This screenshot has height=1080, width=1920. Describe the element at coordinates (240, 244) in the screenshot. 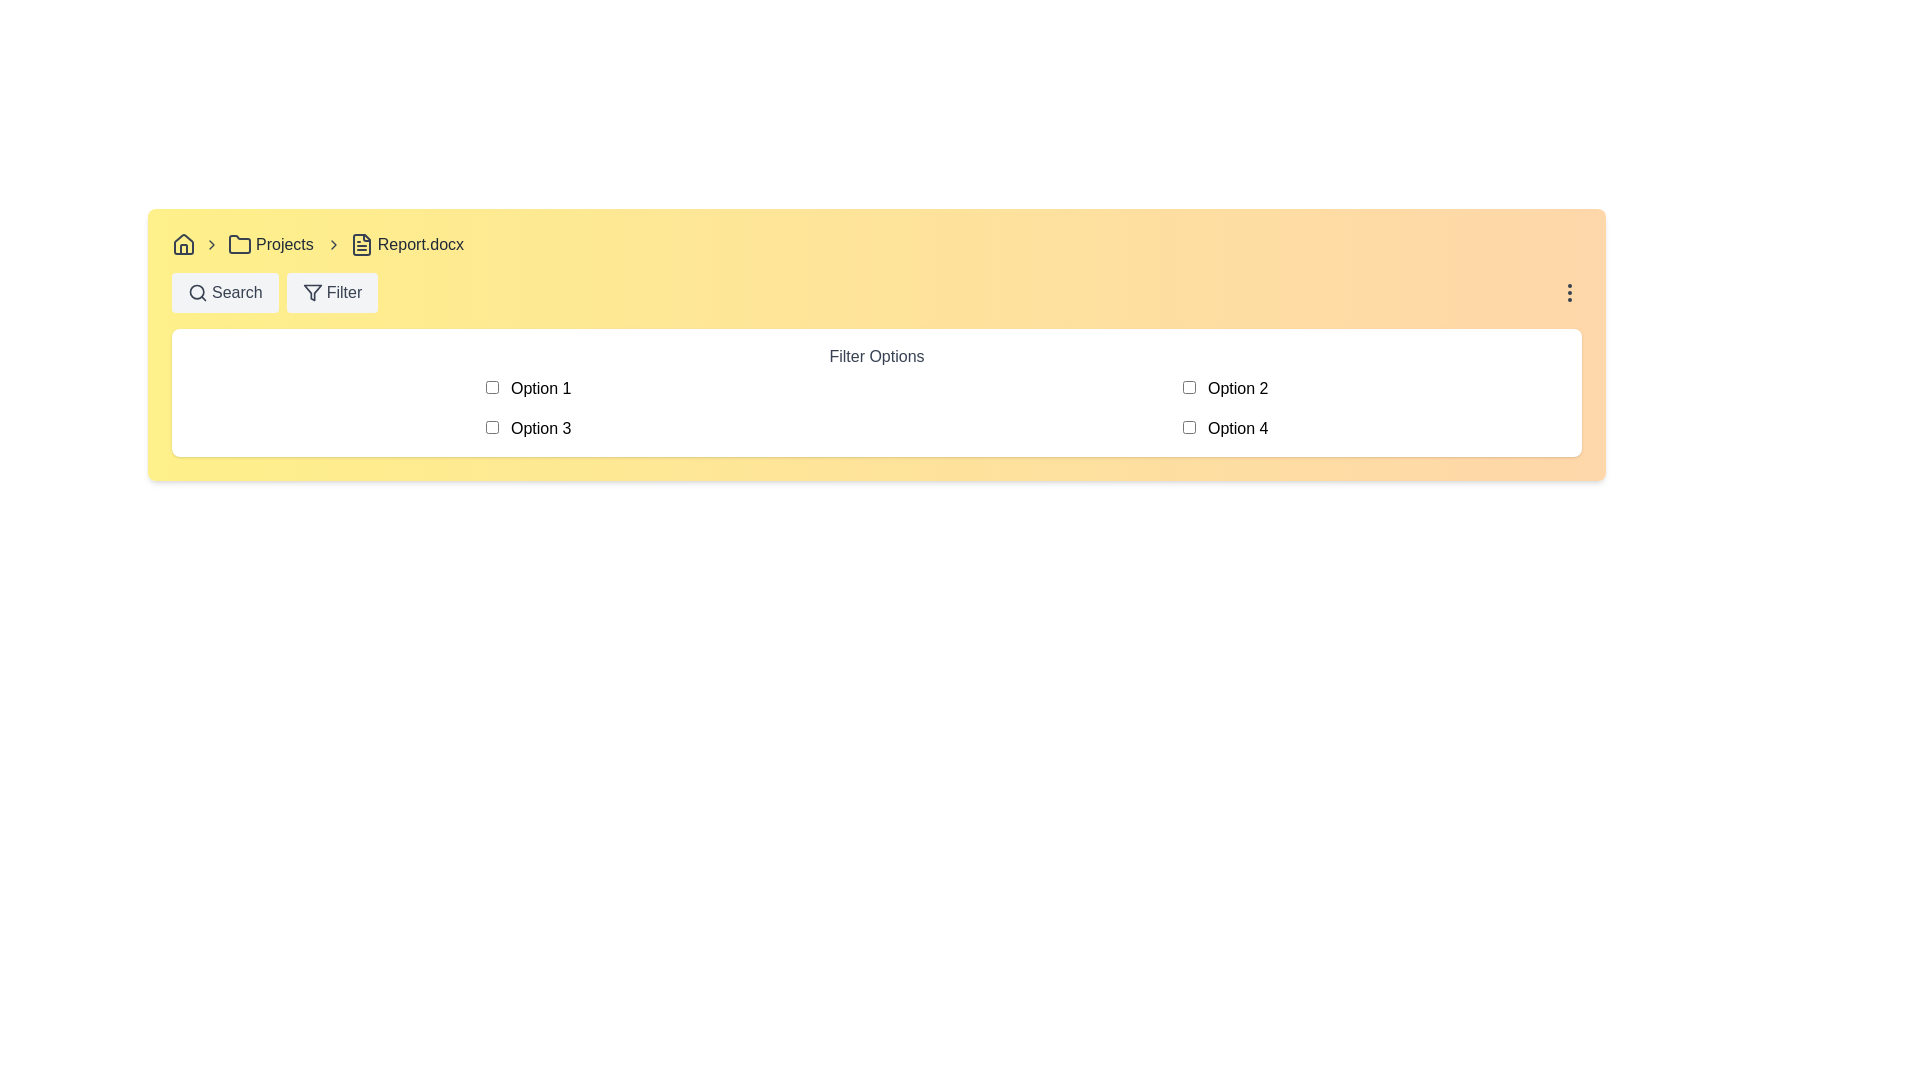

I see `the folder icon in the breadcrumb navigation bar` at that location.